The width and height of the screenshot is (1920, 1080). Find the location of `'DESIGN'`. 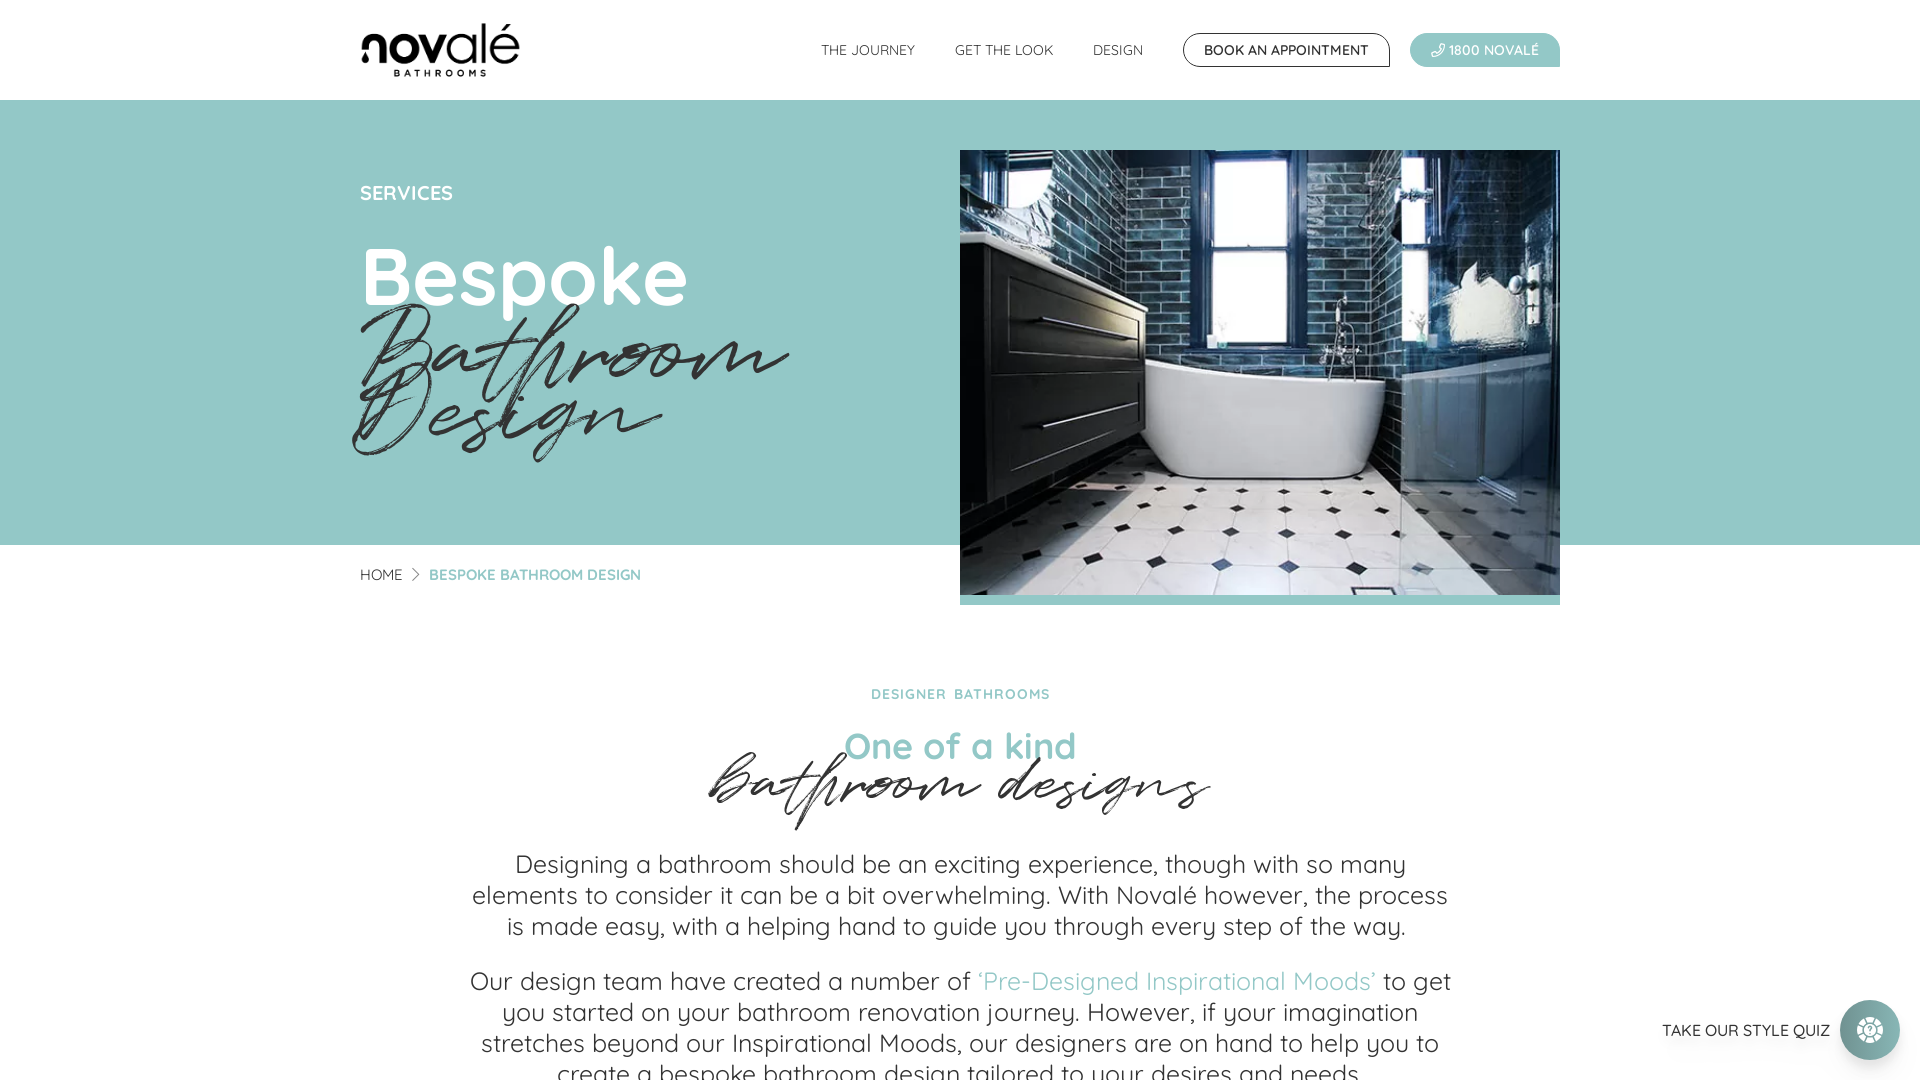

'DESIGN' is located at coordinates (1072, 49).